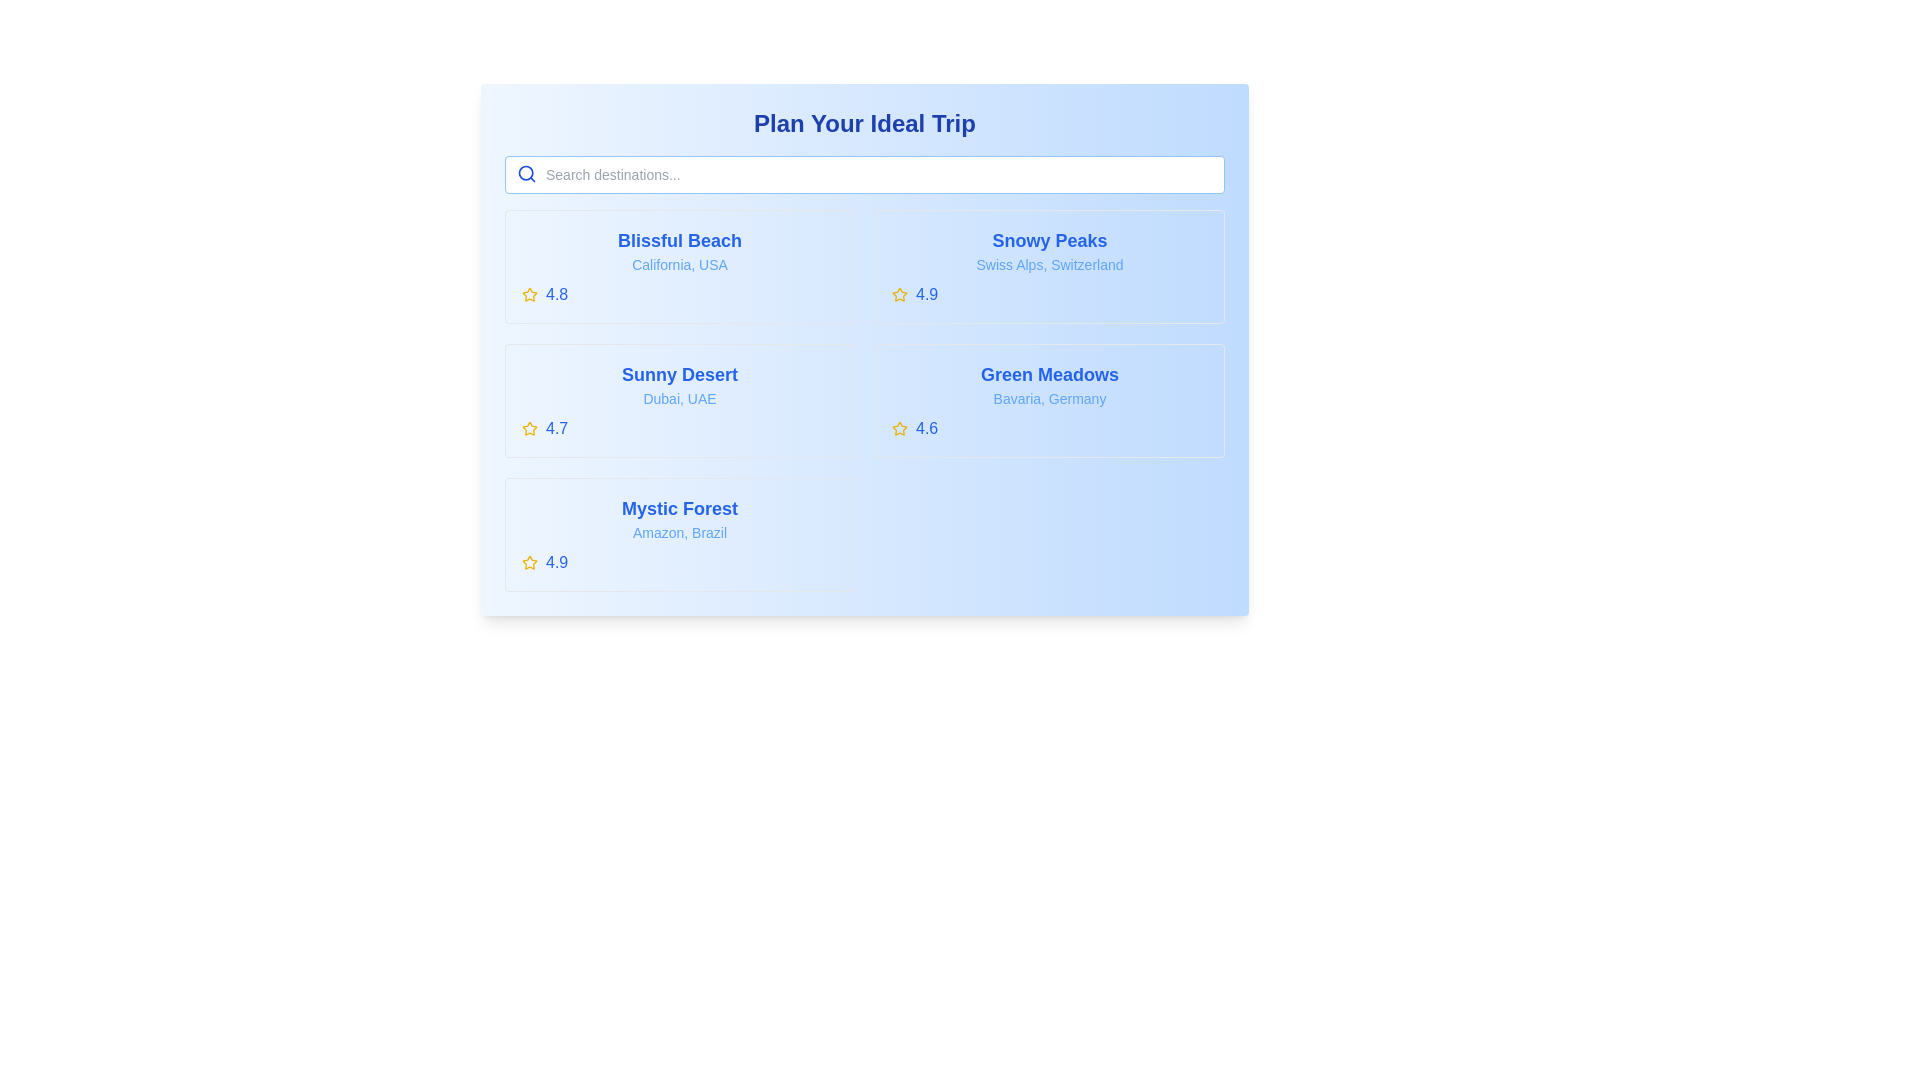 Image resolution: width=1920 pixels, height=1080 pixels. Describe the element at coordinates (899, 427) in the screenshot. I see `the rating icon indicating quality or popularity within the 'Green Meadows' card, which is located in the top-left corner of the card's content area` at that location.